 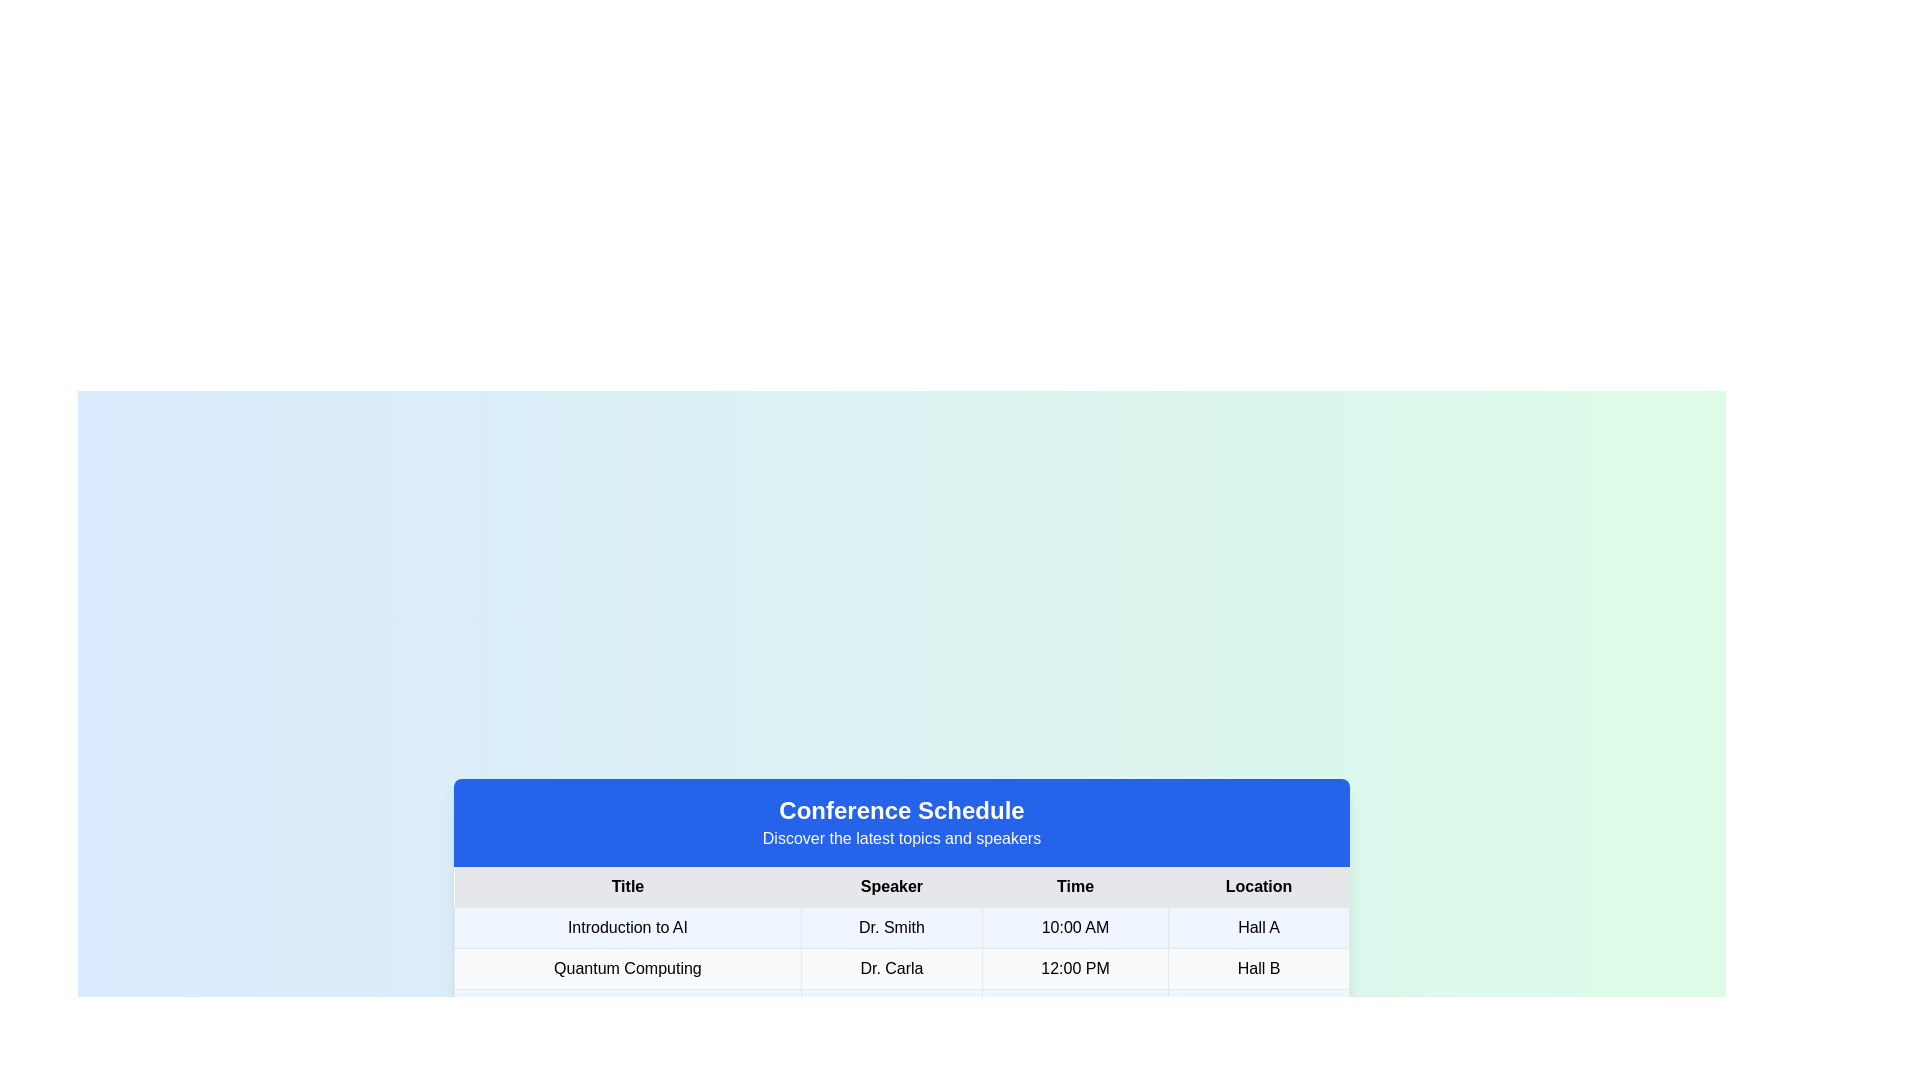 I want to click on the Text label header that indicates the Speaker of an event, which is the second header in a row of column headers located between the 'Title' and 'Time' headers, so click(x=891, y=886).